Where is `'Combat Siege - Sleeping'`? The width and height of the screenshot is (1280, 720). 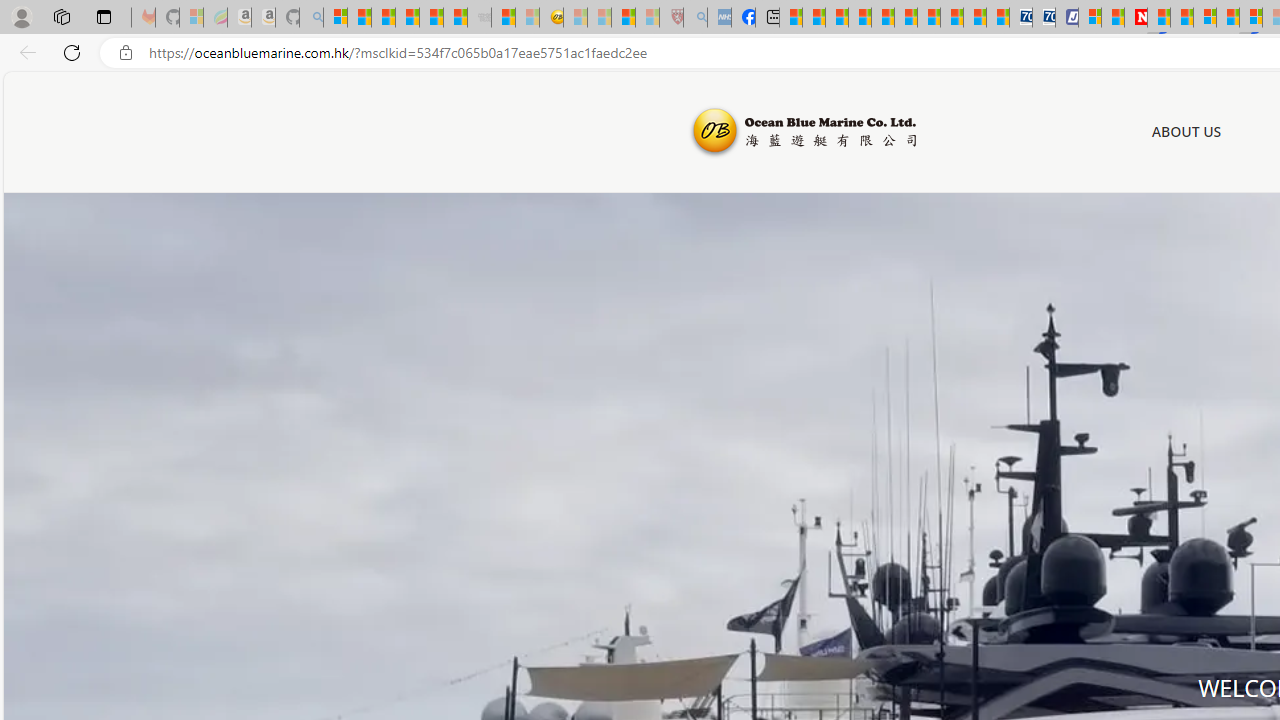 'Combat Siege - Sleeping' is located at coordinates (480, 17).